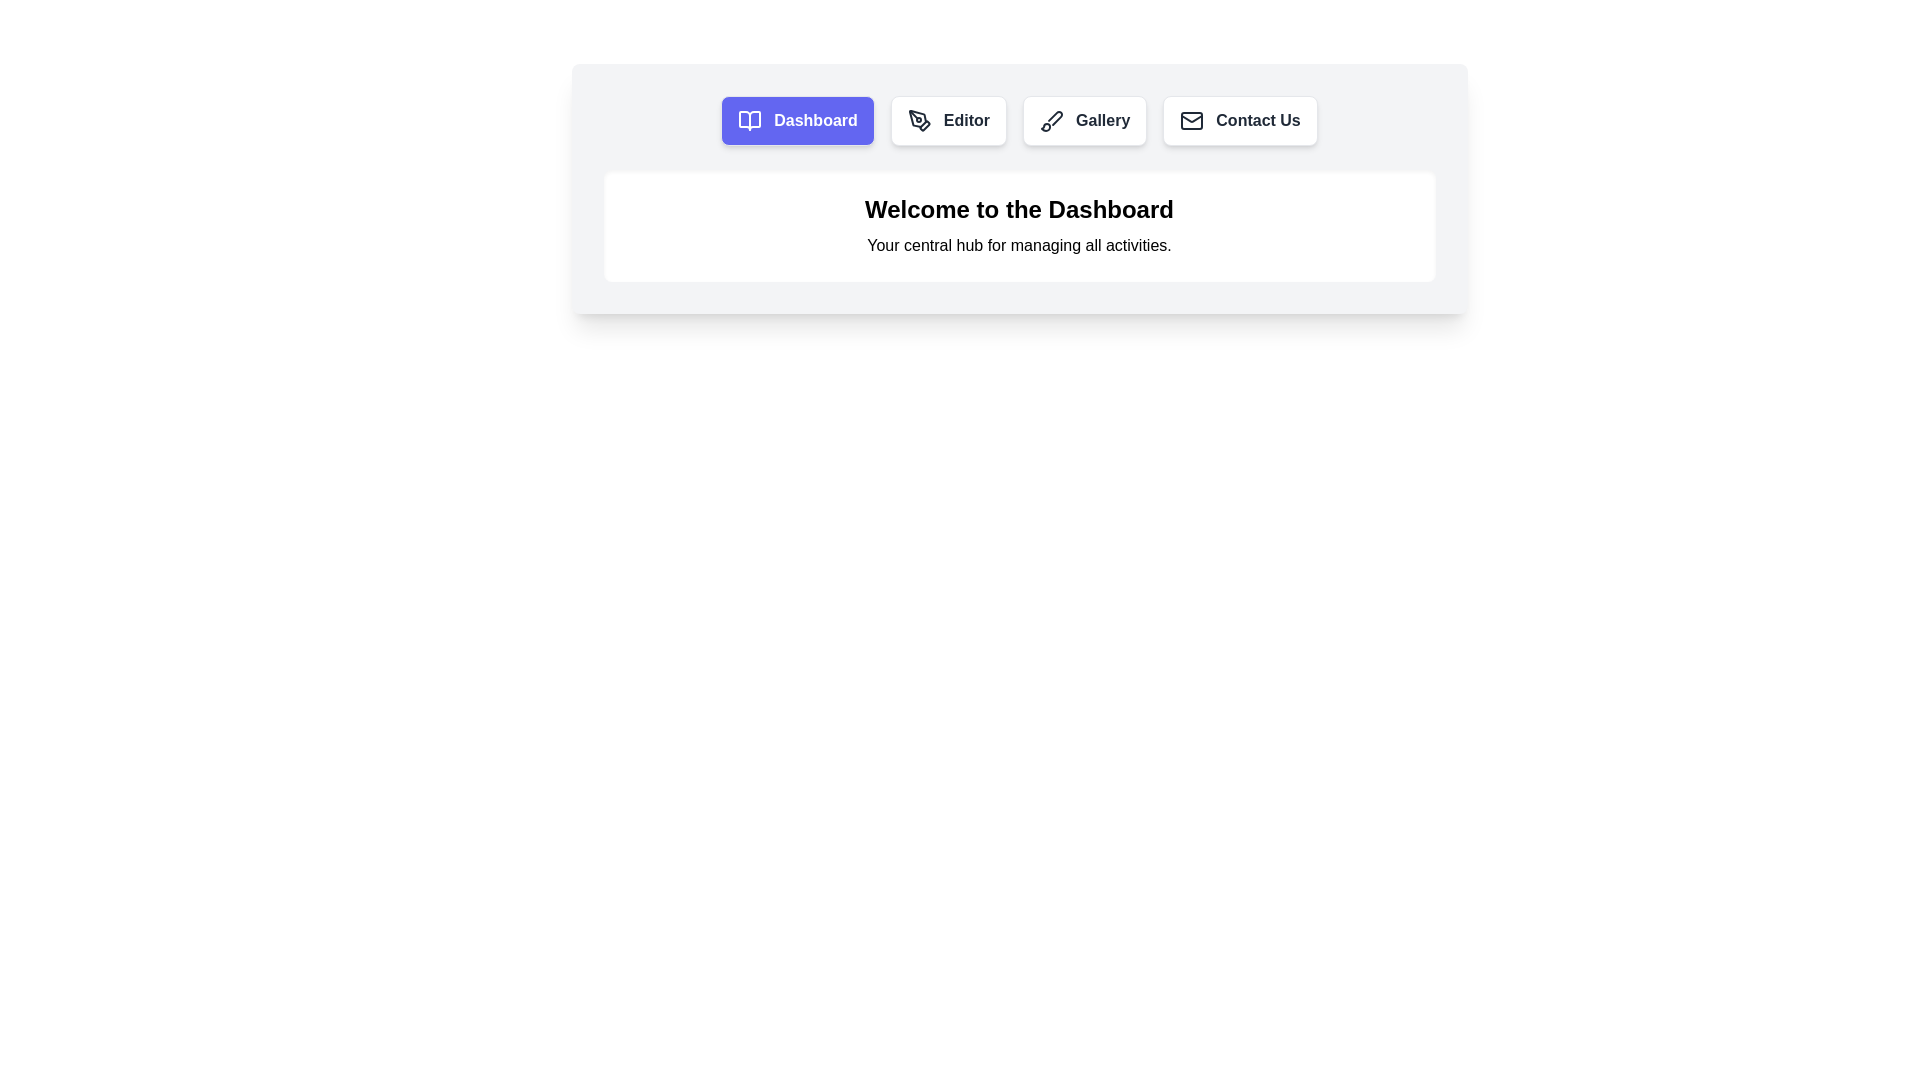 The image size is (1920, 1080). Describe the element at coordinates (749, 120) in the screenshot. I see `the dual-page-like icon component that is part of the 'Dashboard' button located on the left of the navigation bar` at that location.